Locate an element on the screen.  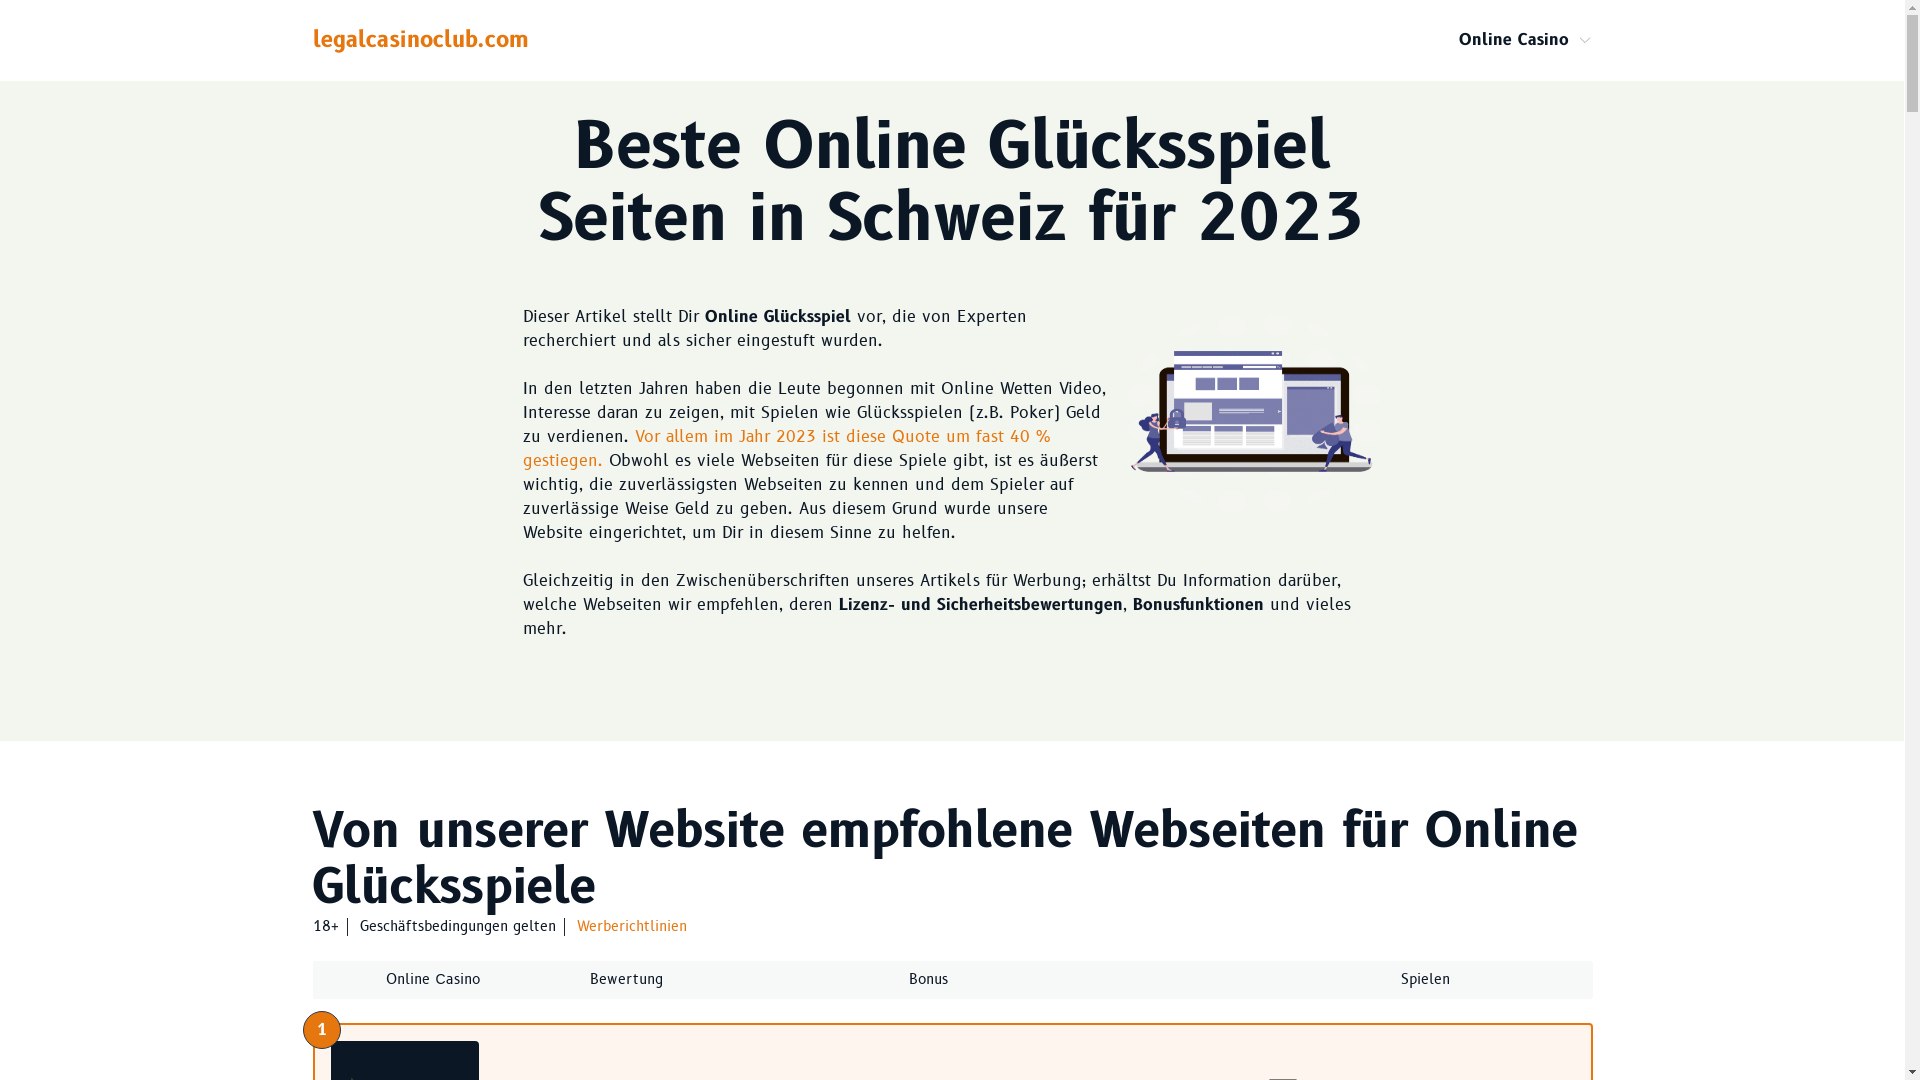
'Werberichtlinien' is located at coordinates (575, 926).